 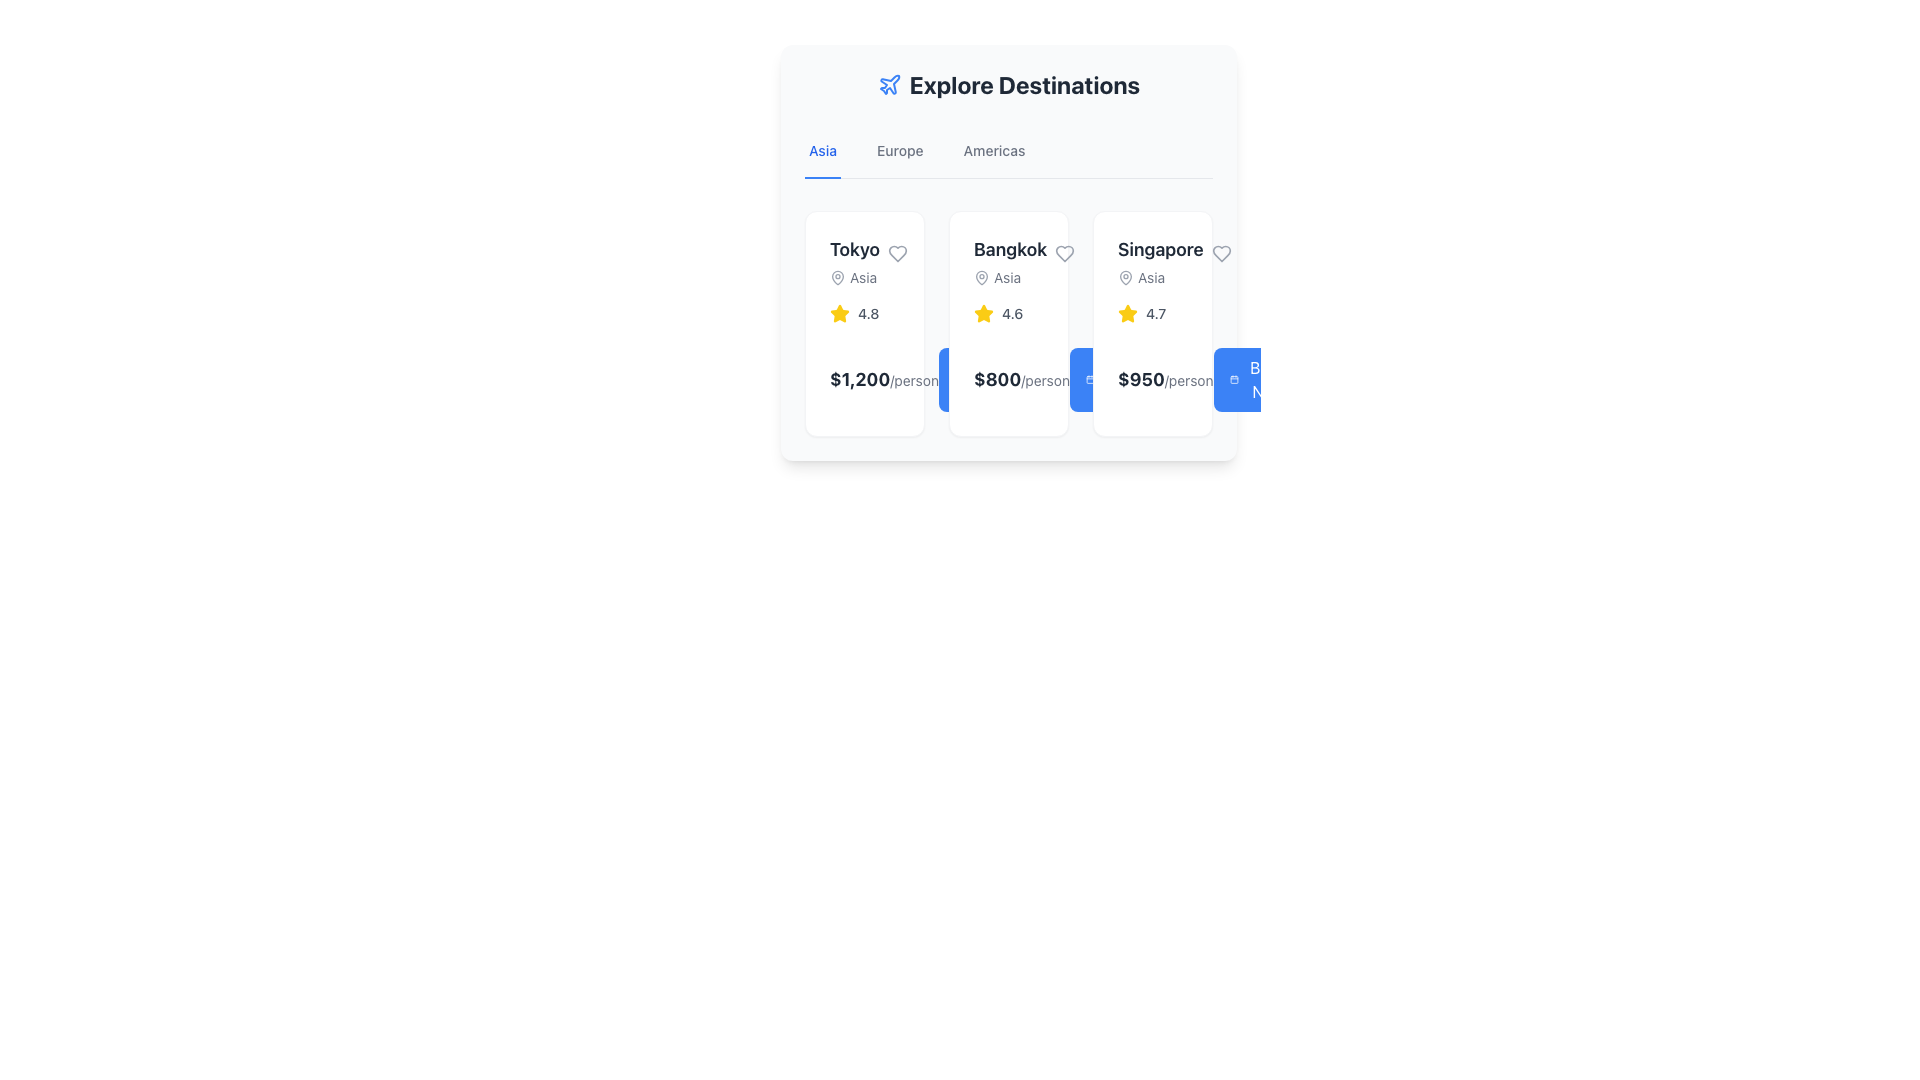 What do you see at coordinates (1008, 83) in the screenshot?
I see `the header titled 'Explore Destinations' with an airplane icon` at bounding box center [1008, 83].